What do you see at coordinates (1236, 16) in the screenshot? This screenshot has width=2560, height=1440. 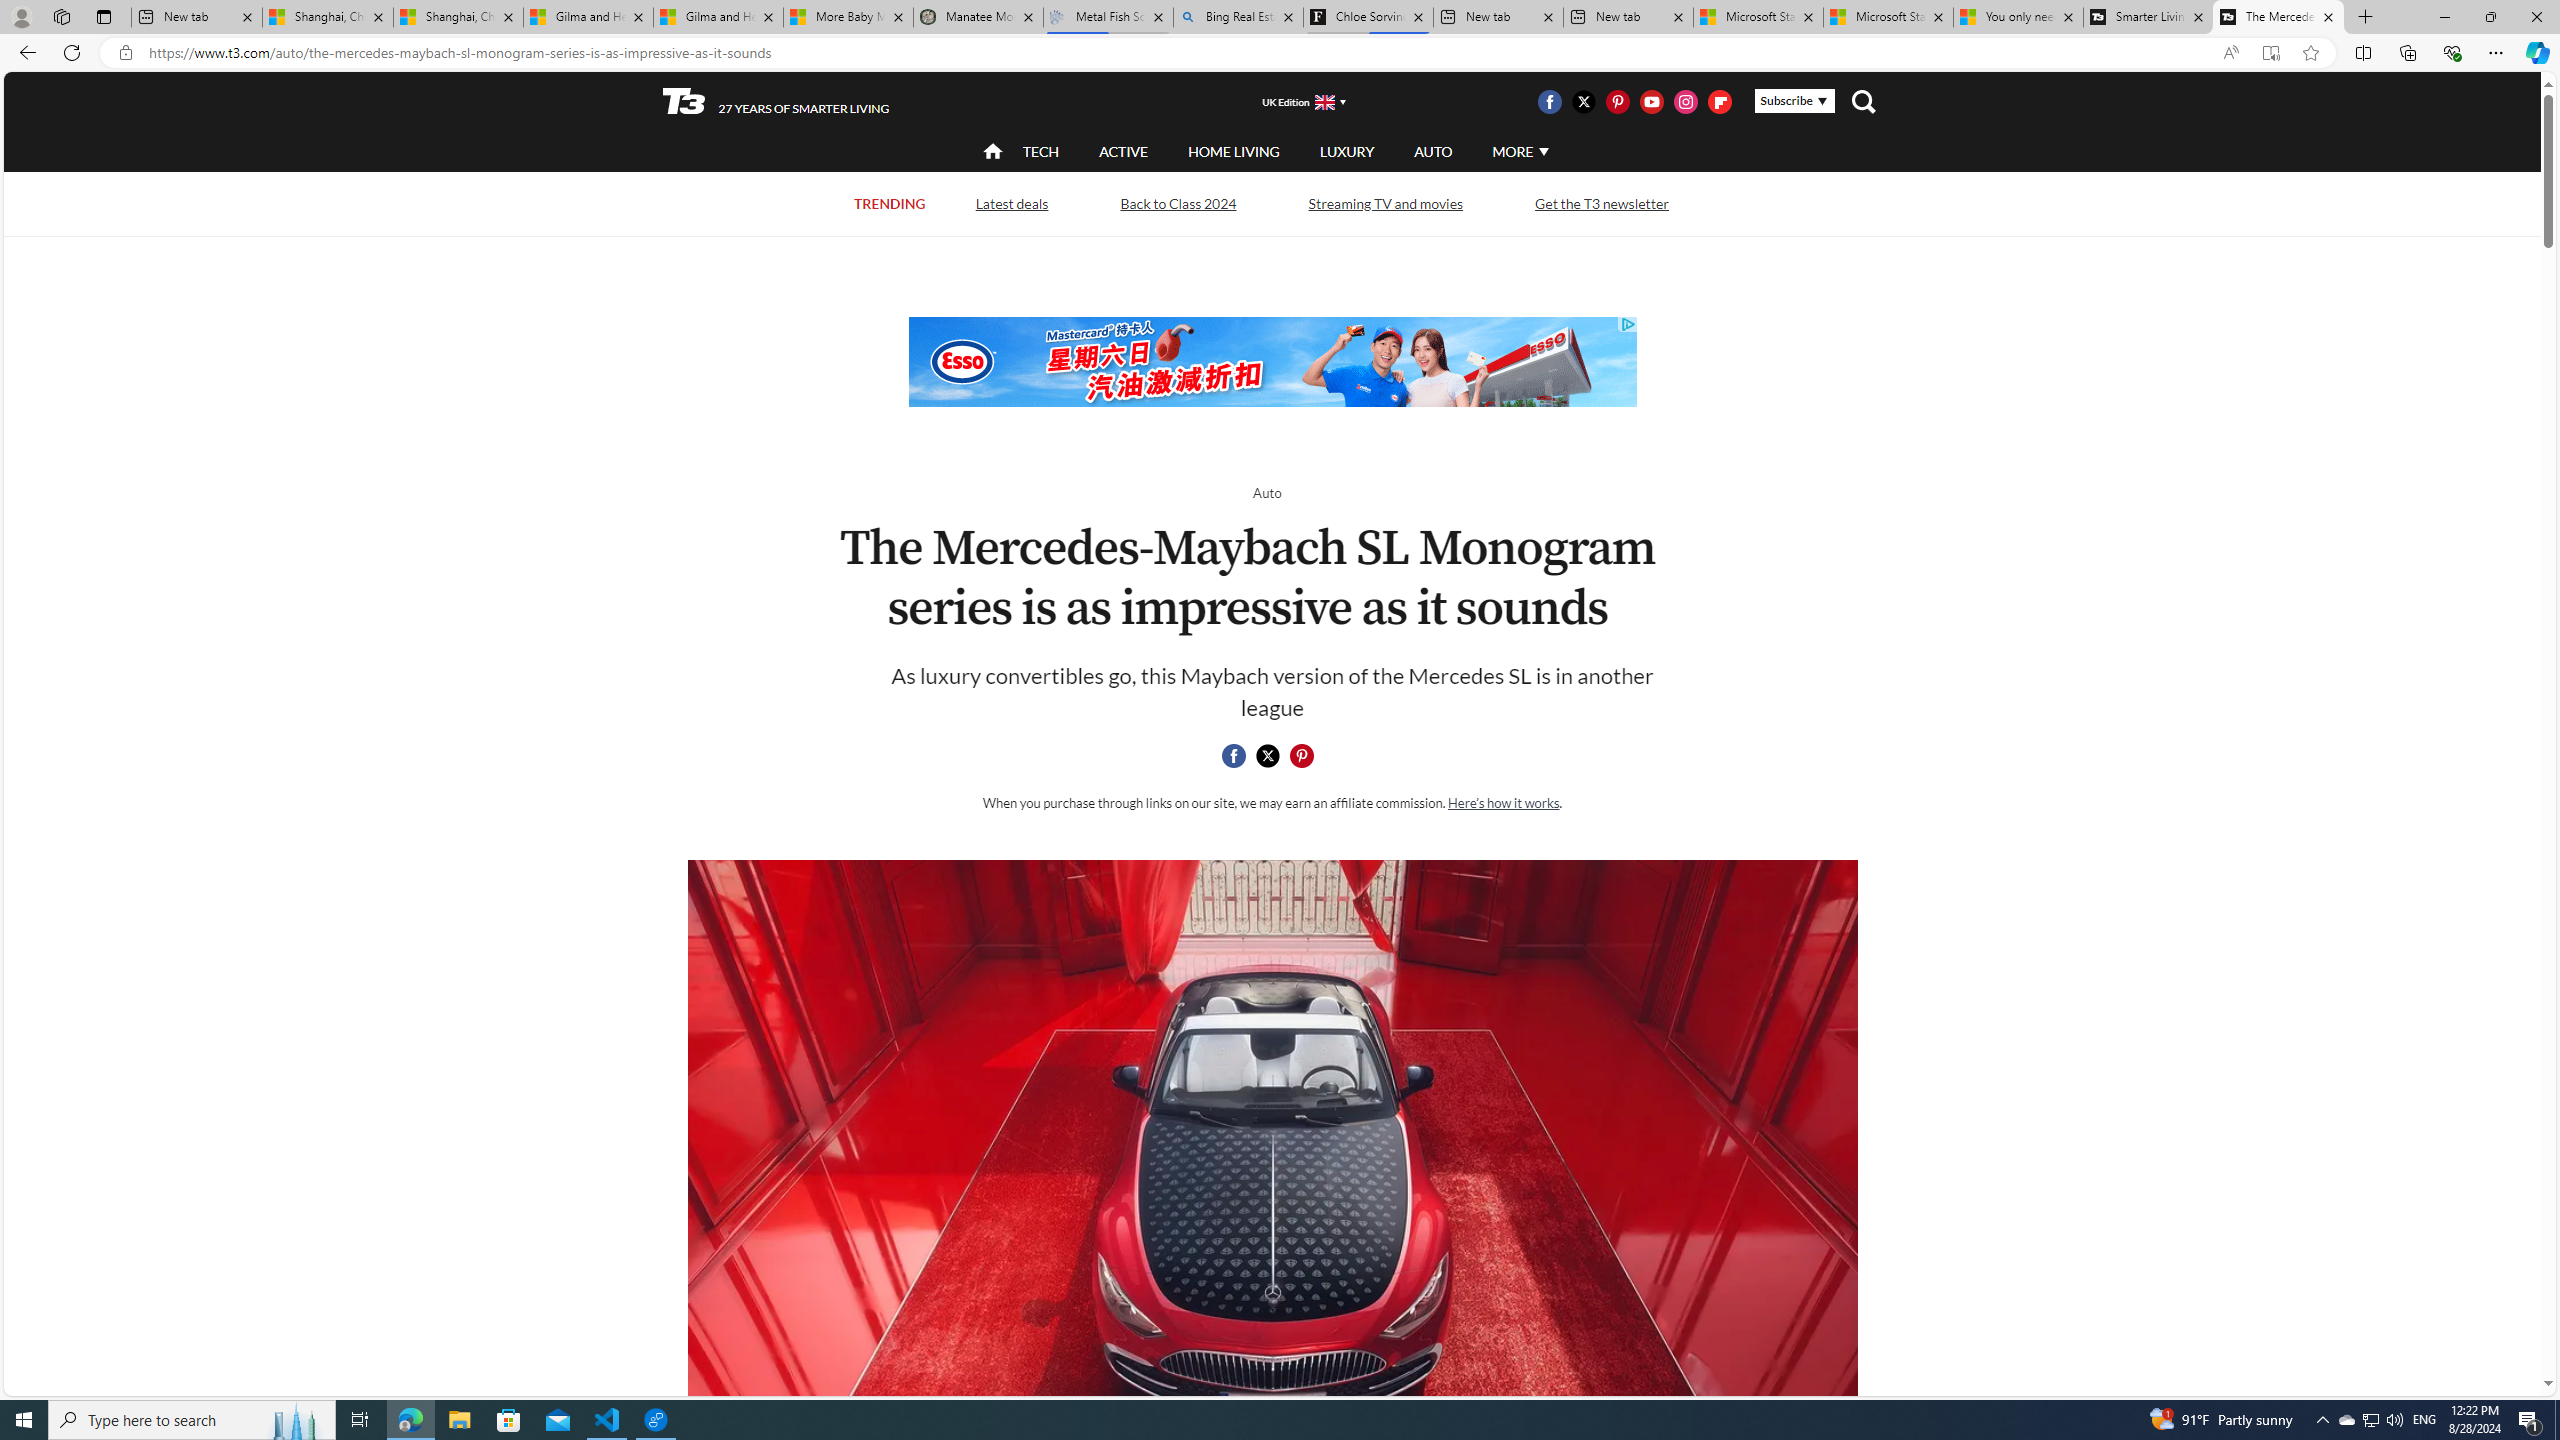 I see `'Bing Real Estate - Home sales and rental listings'` at bounding box center [1236, 16].